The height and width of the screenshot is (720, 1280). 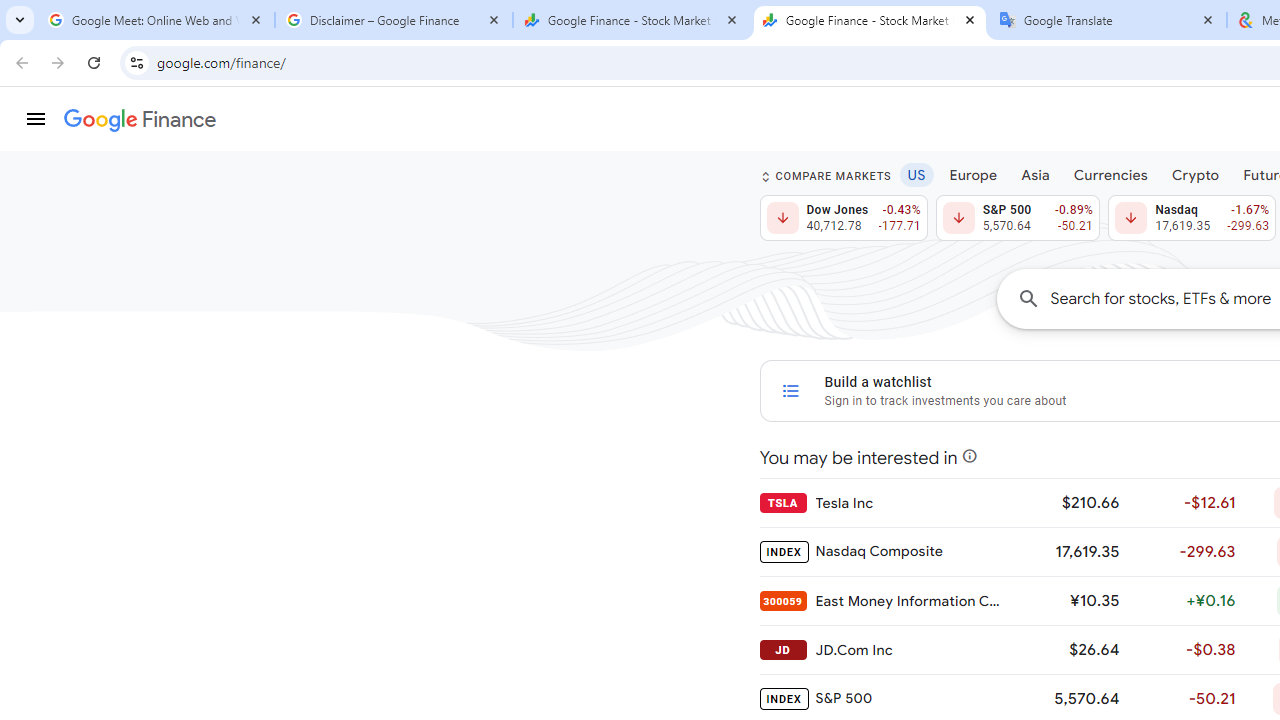 I want to click on 'Currencies', so click(x=1109, y=173).